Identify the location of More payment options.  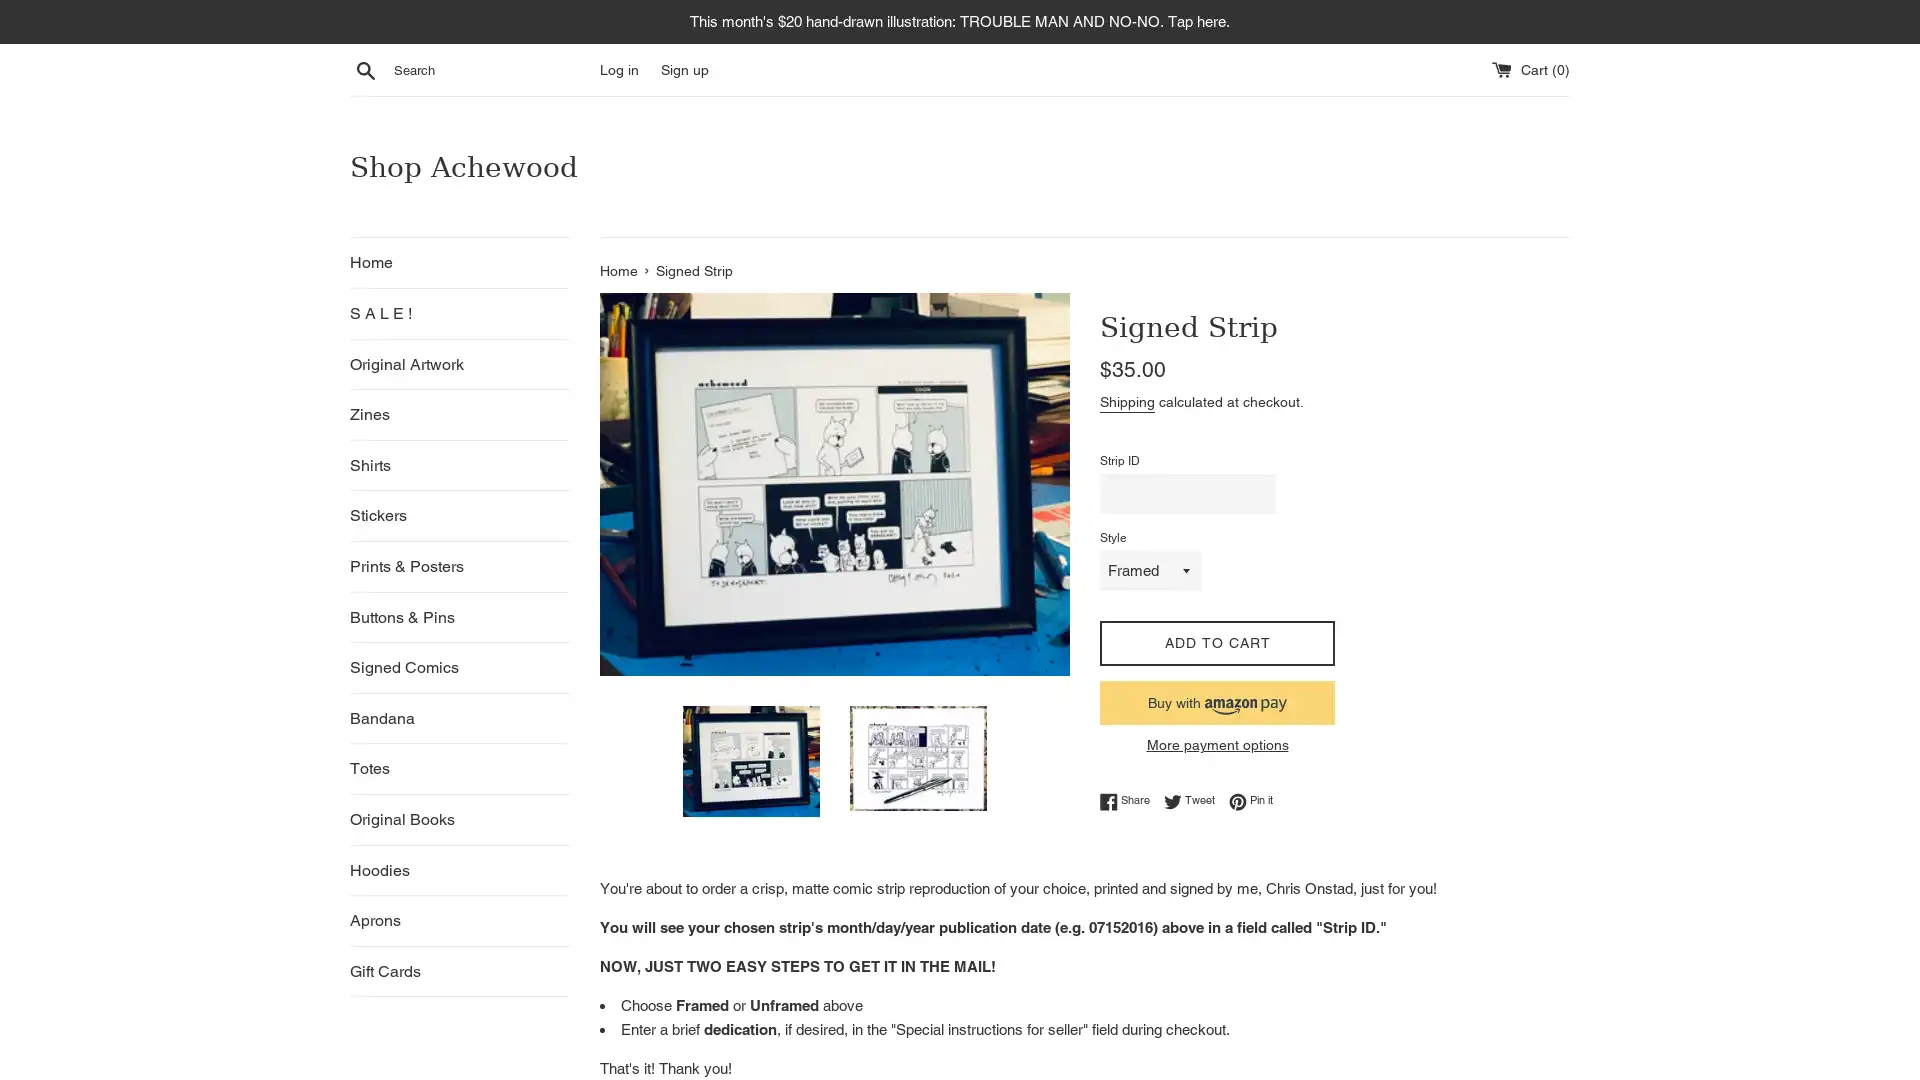
(1216, 744).